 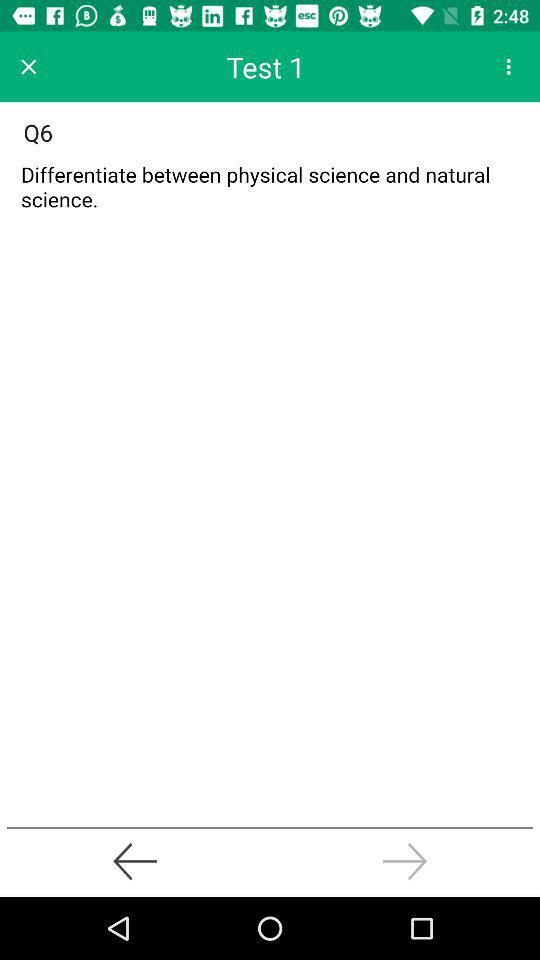 What do you see at coordinates (135, 860) in the screenshot?
I see `for back` at bounding box center [135, 860].